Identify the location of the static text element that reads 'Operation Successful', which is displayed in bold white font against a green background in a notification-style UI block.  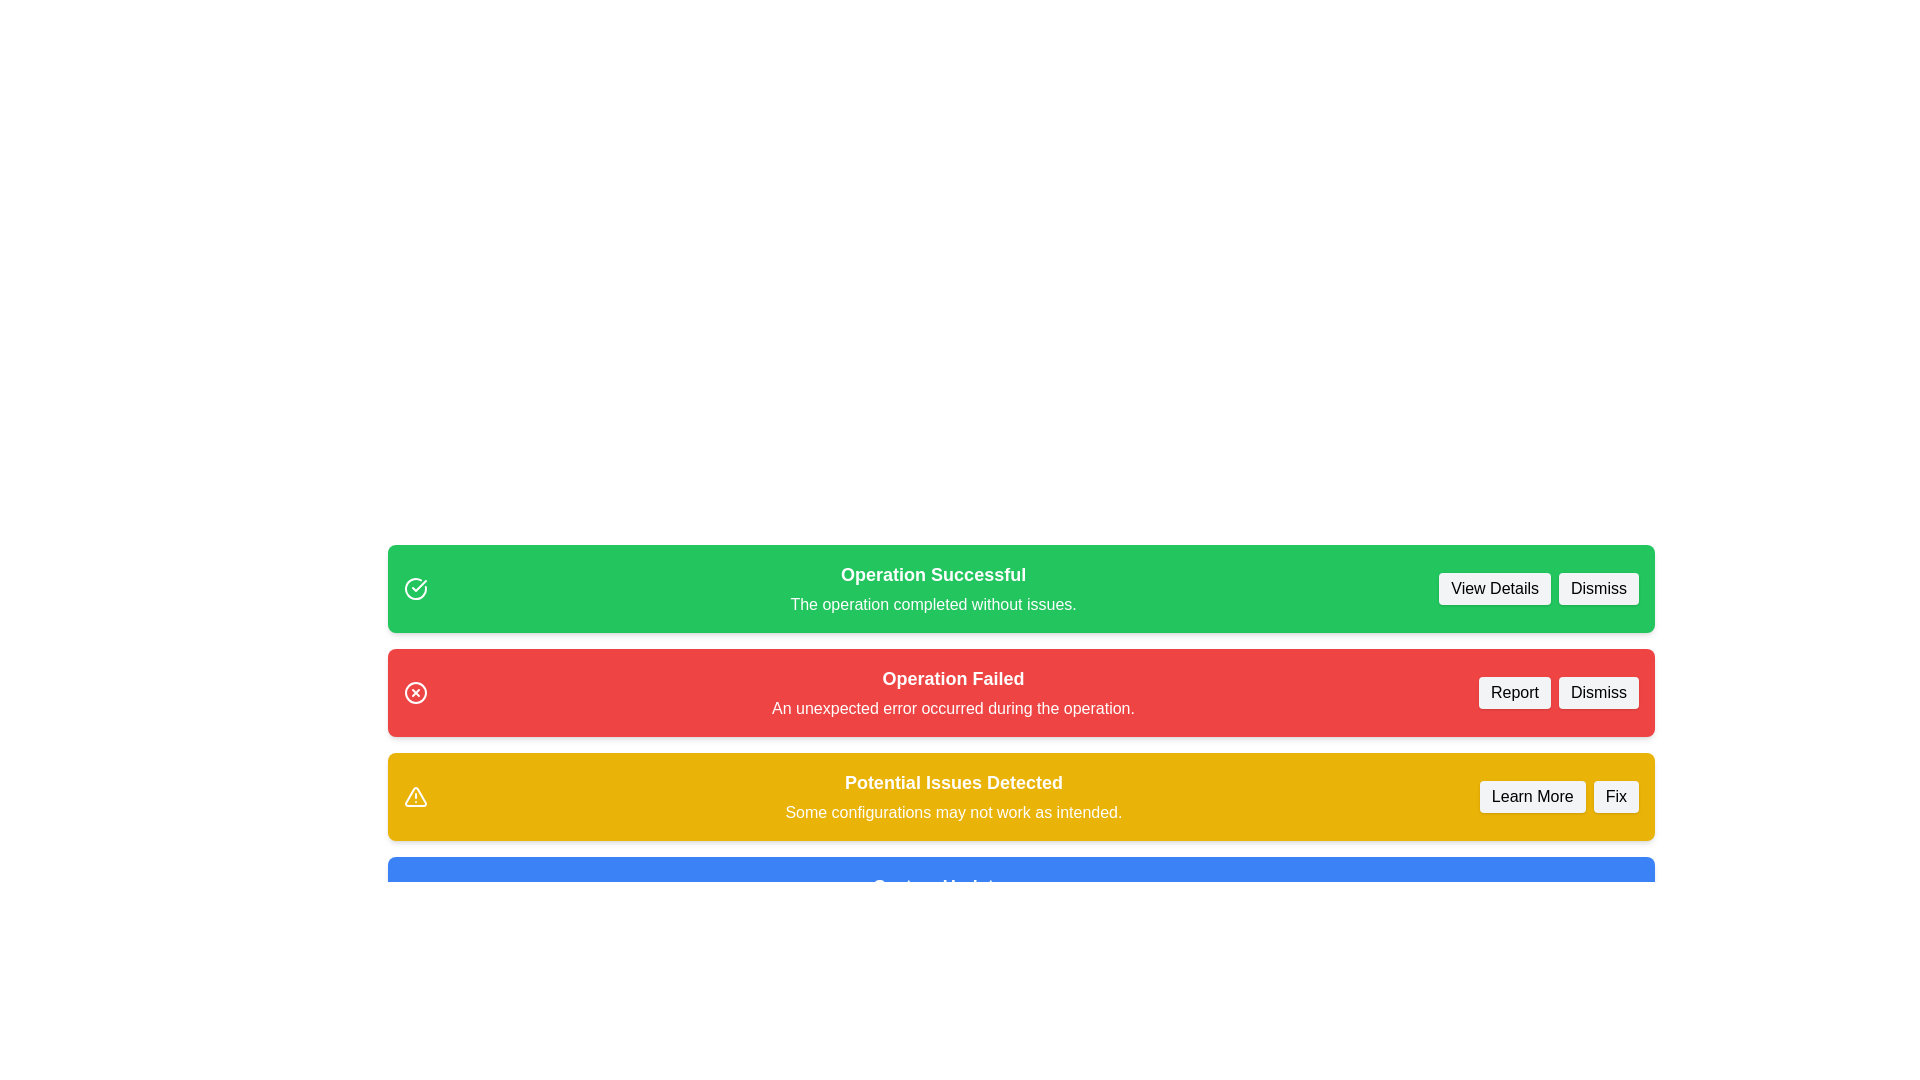
(932, 574).